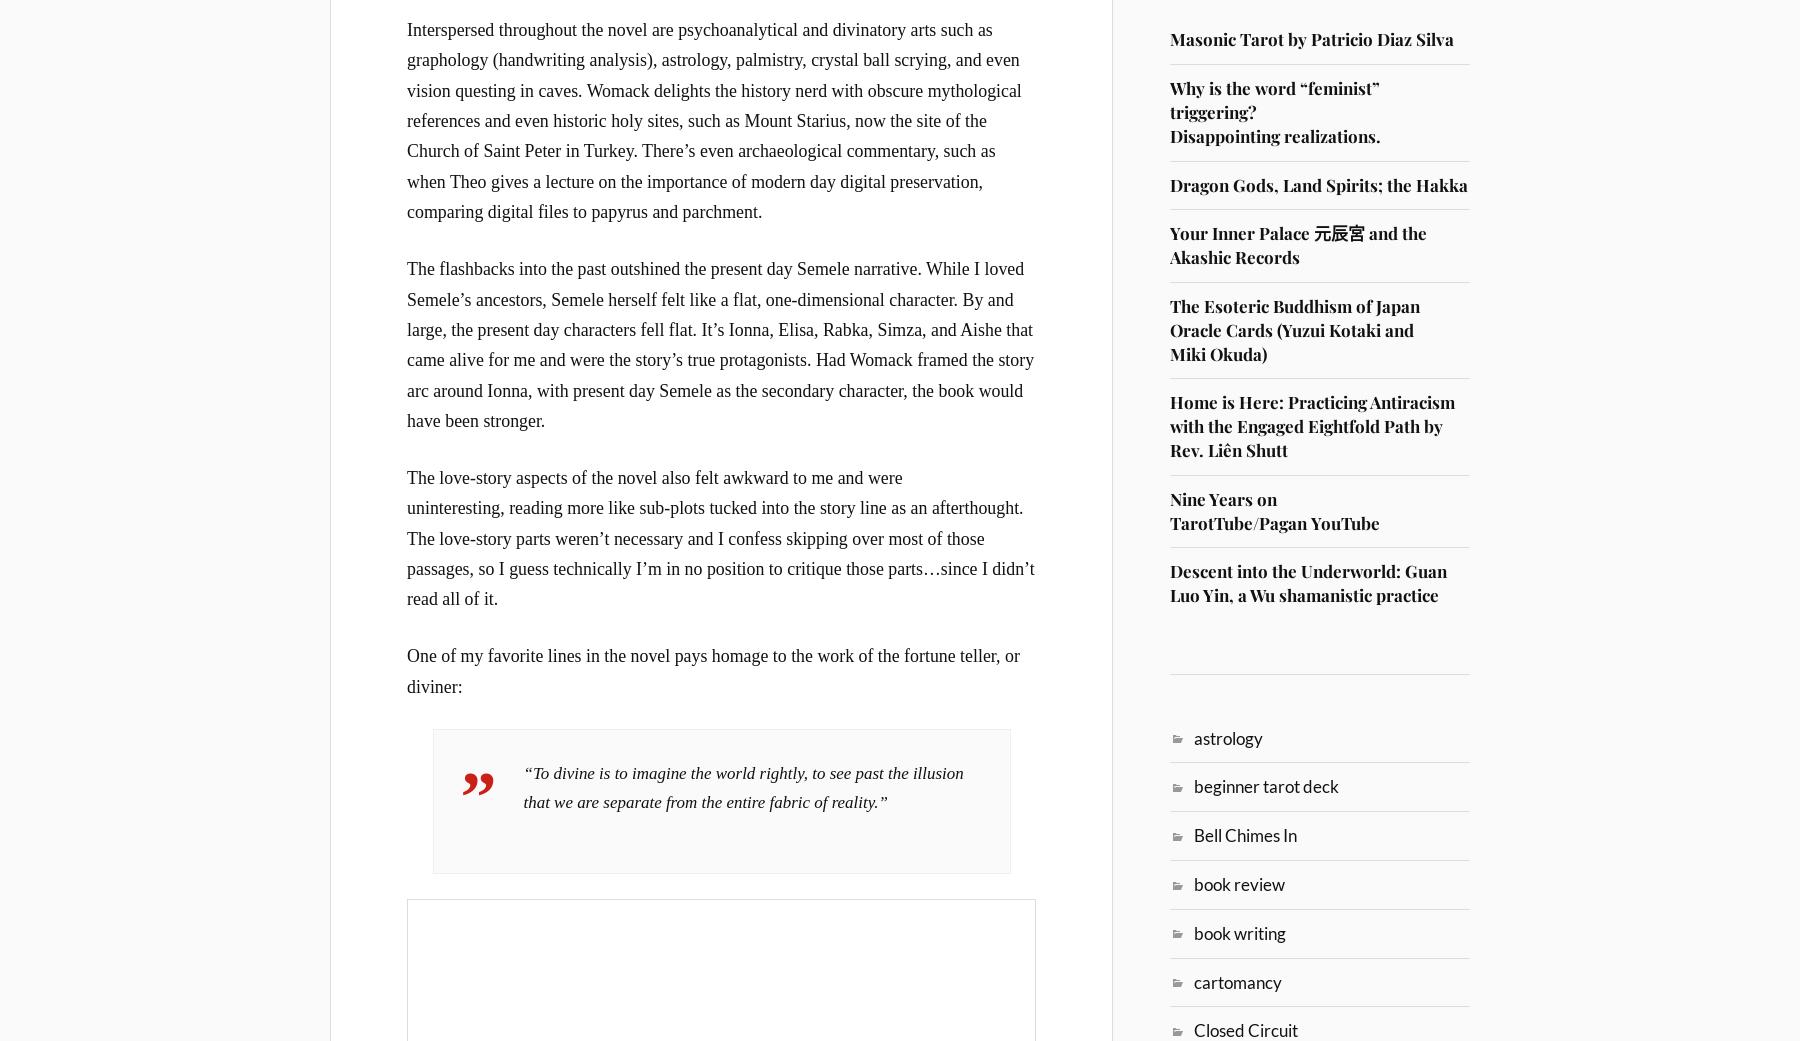  I want to click on 'book review', so click(1239, 882).